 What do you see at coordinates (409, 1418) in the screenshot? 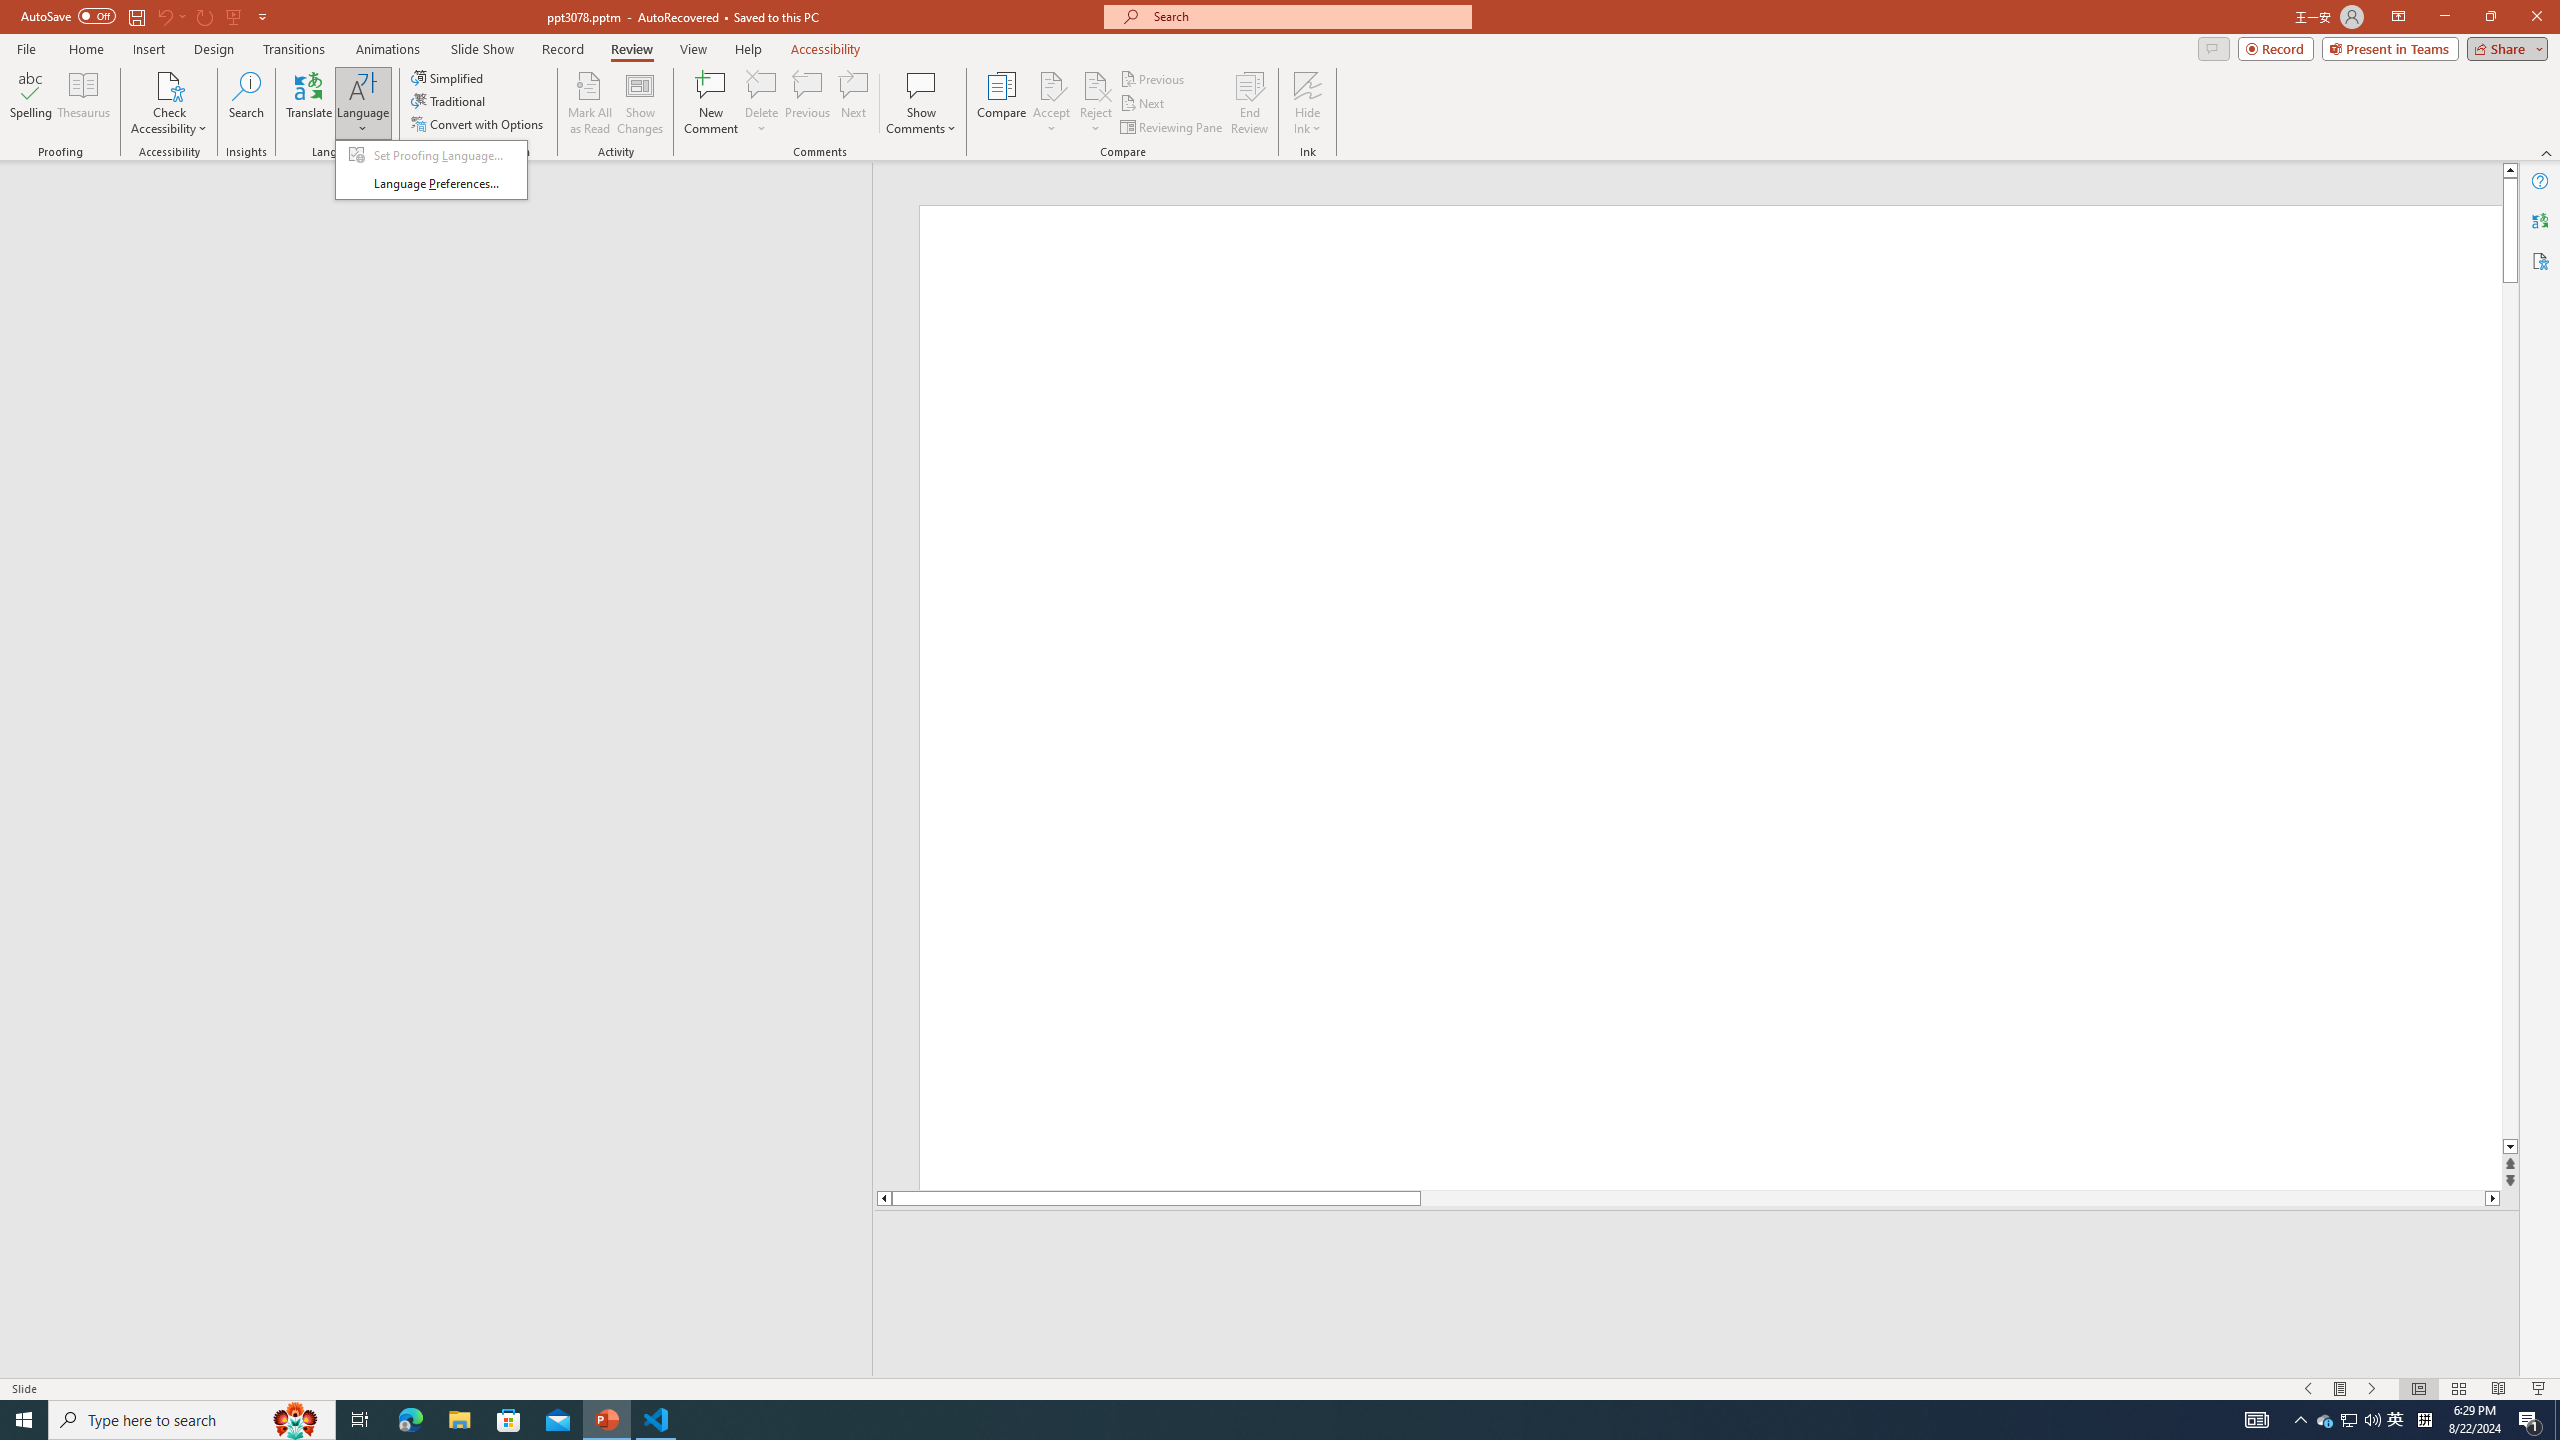
I see `'Microsoft Edge'` at bounding box center [409, 1418].